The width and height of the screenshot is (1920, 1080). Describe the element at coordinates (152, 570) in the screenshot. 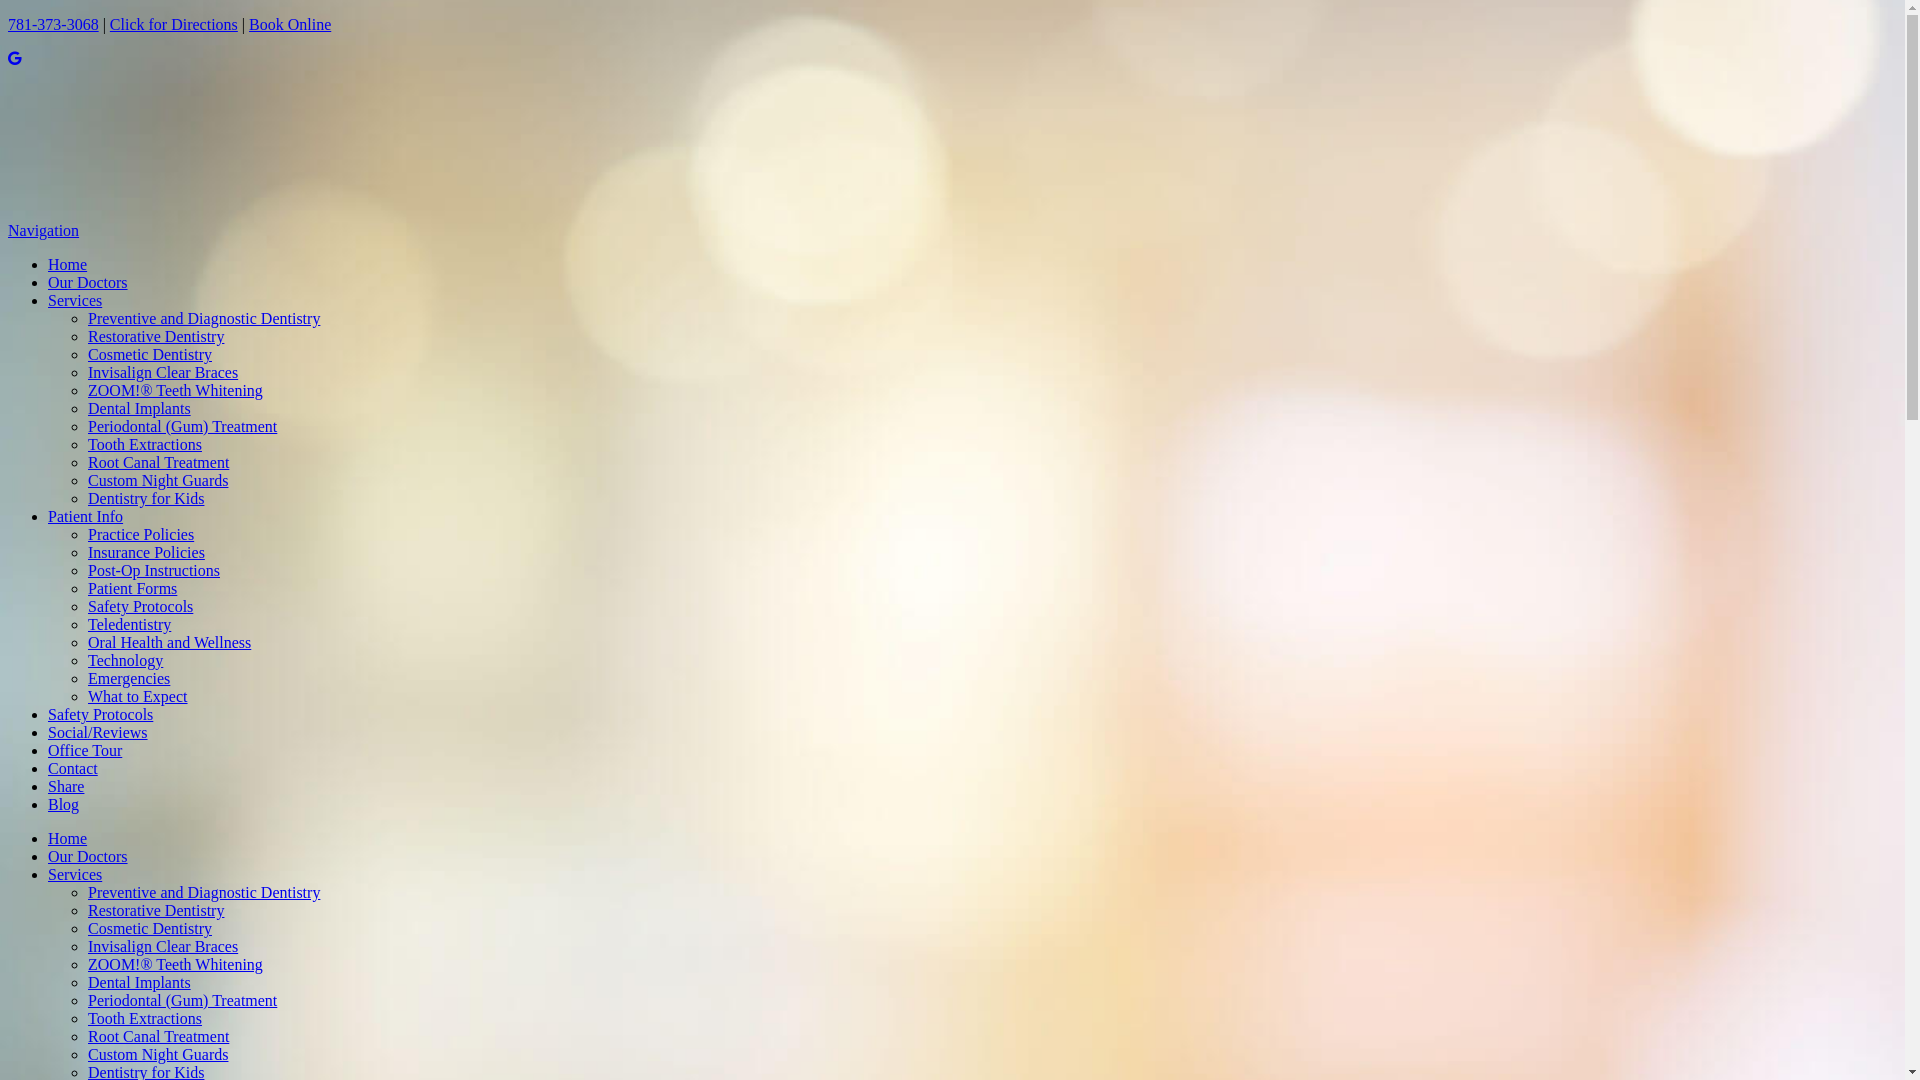

I see `'Post-Op Instructions'` at that location.